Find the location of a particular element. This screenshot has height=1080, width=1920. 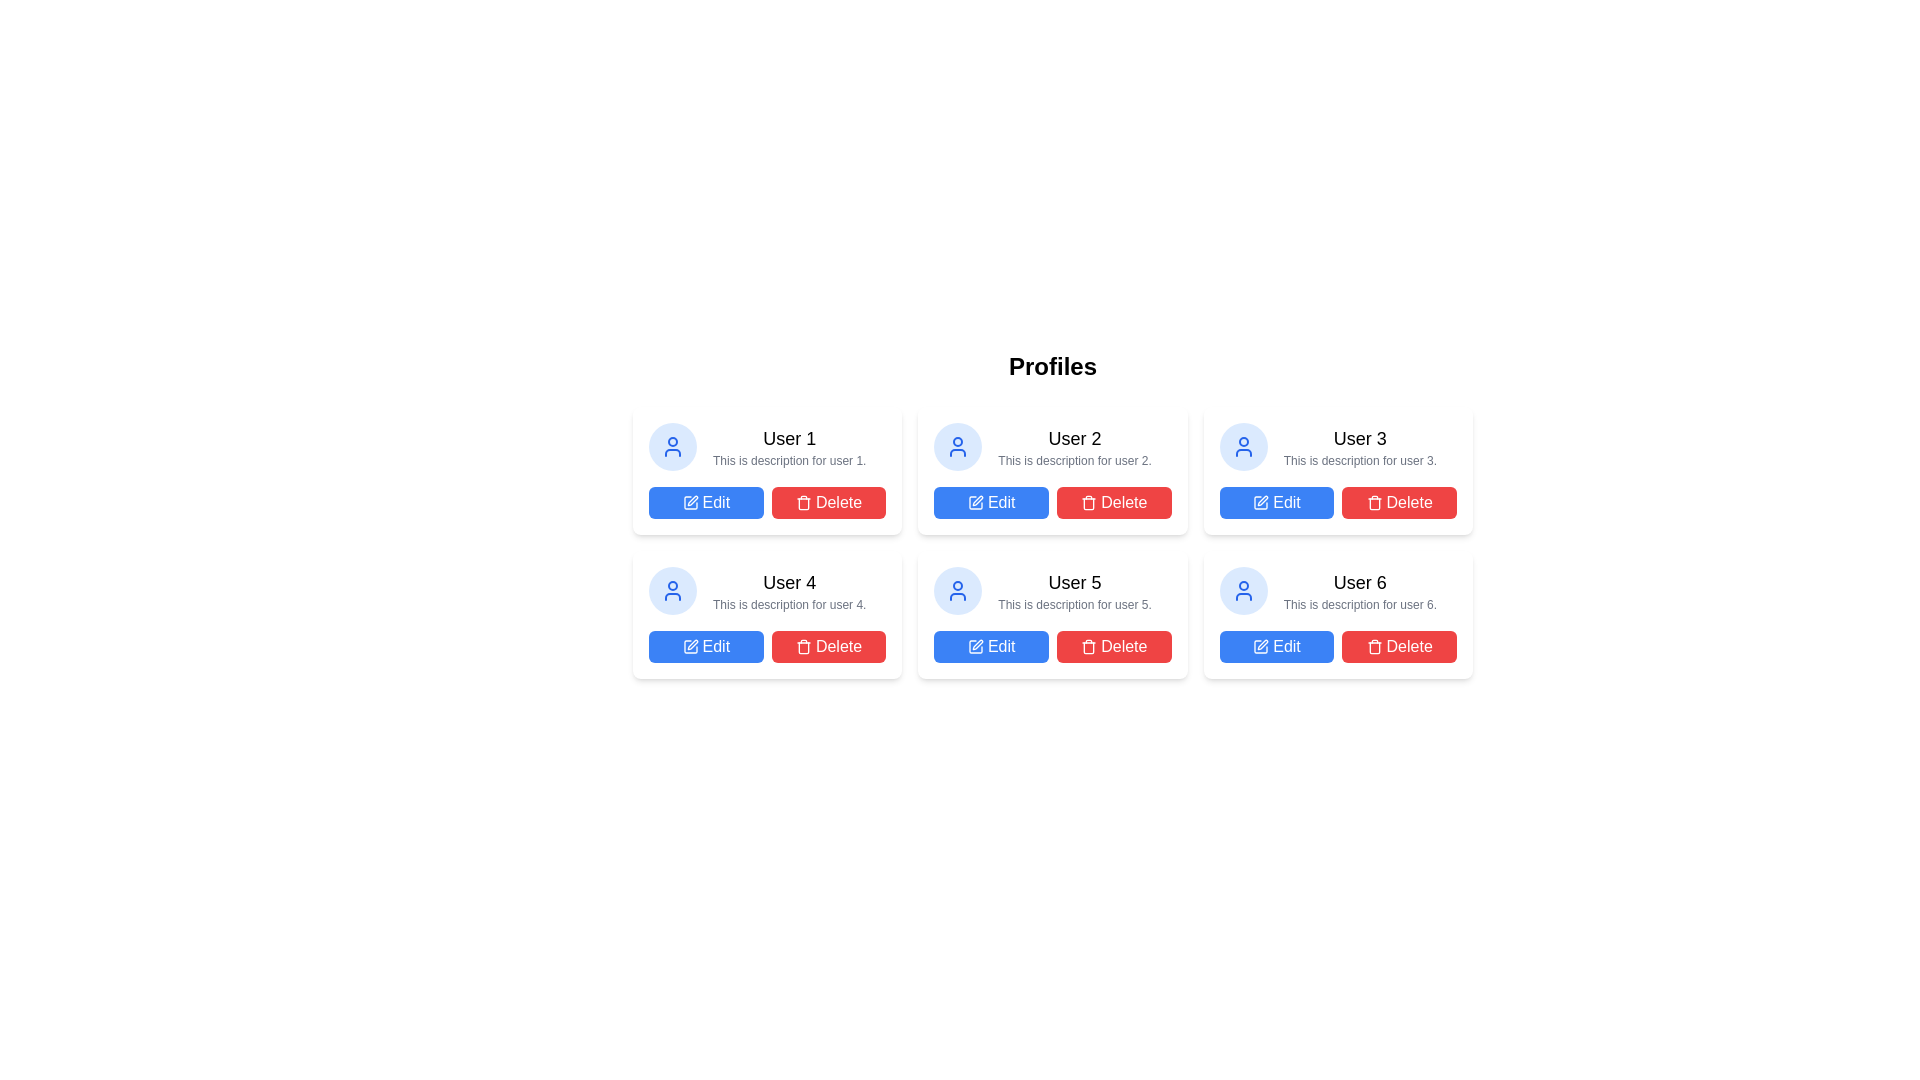

the red 'Delete' button with a trash bin icon is located at coordinates (1398, 501).